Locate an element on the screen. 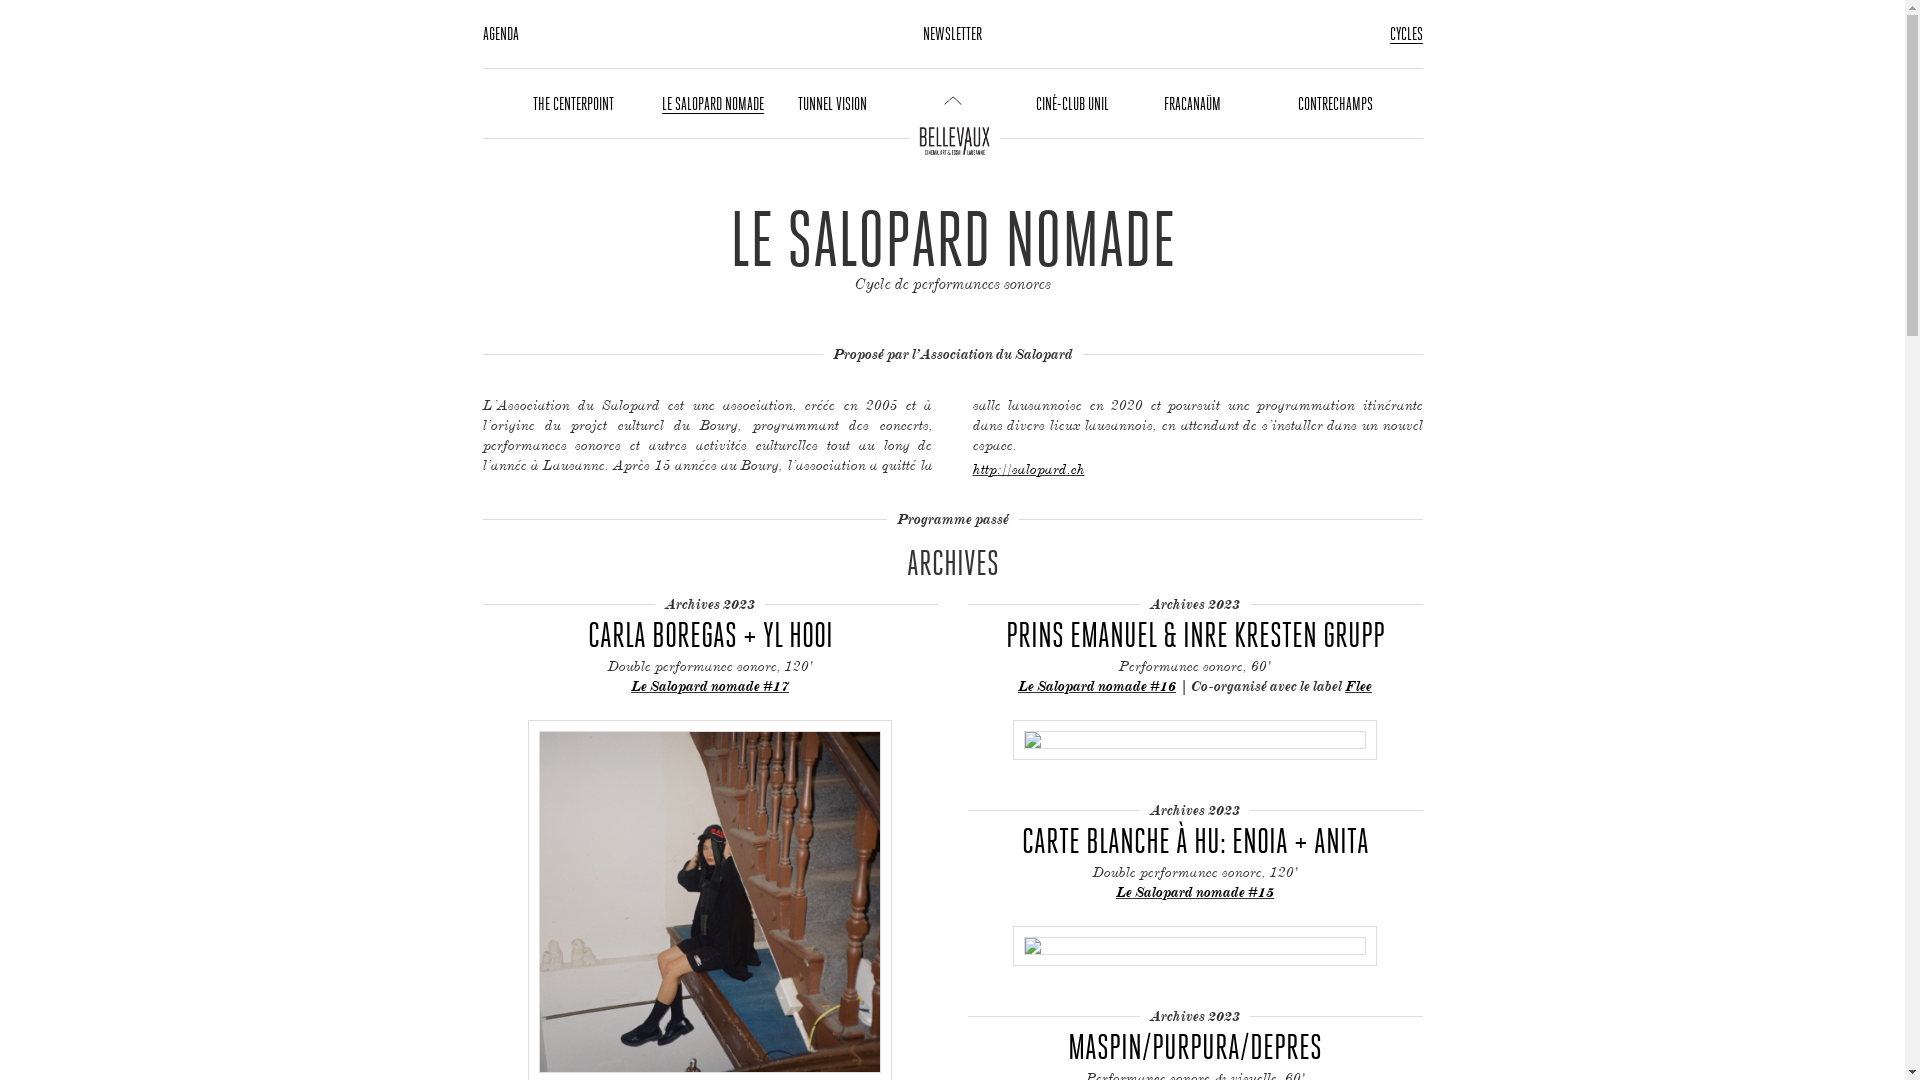 Image resolution: width=1920 pixels, height=1080 pixels. 'http://salopard.ch' is located at coordinates (1027, 468).